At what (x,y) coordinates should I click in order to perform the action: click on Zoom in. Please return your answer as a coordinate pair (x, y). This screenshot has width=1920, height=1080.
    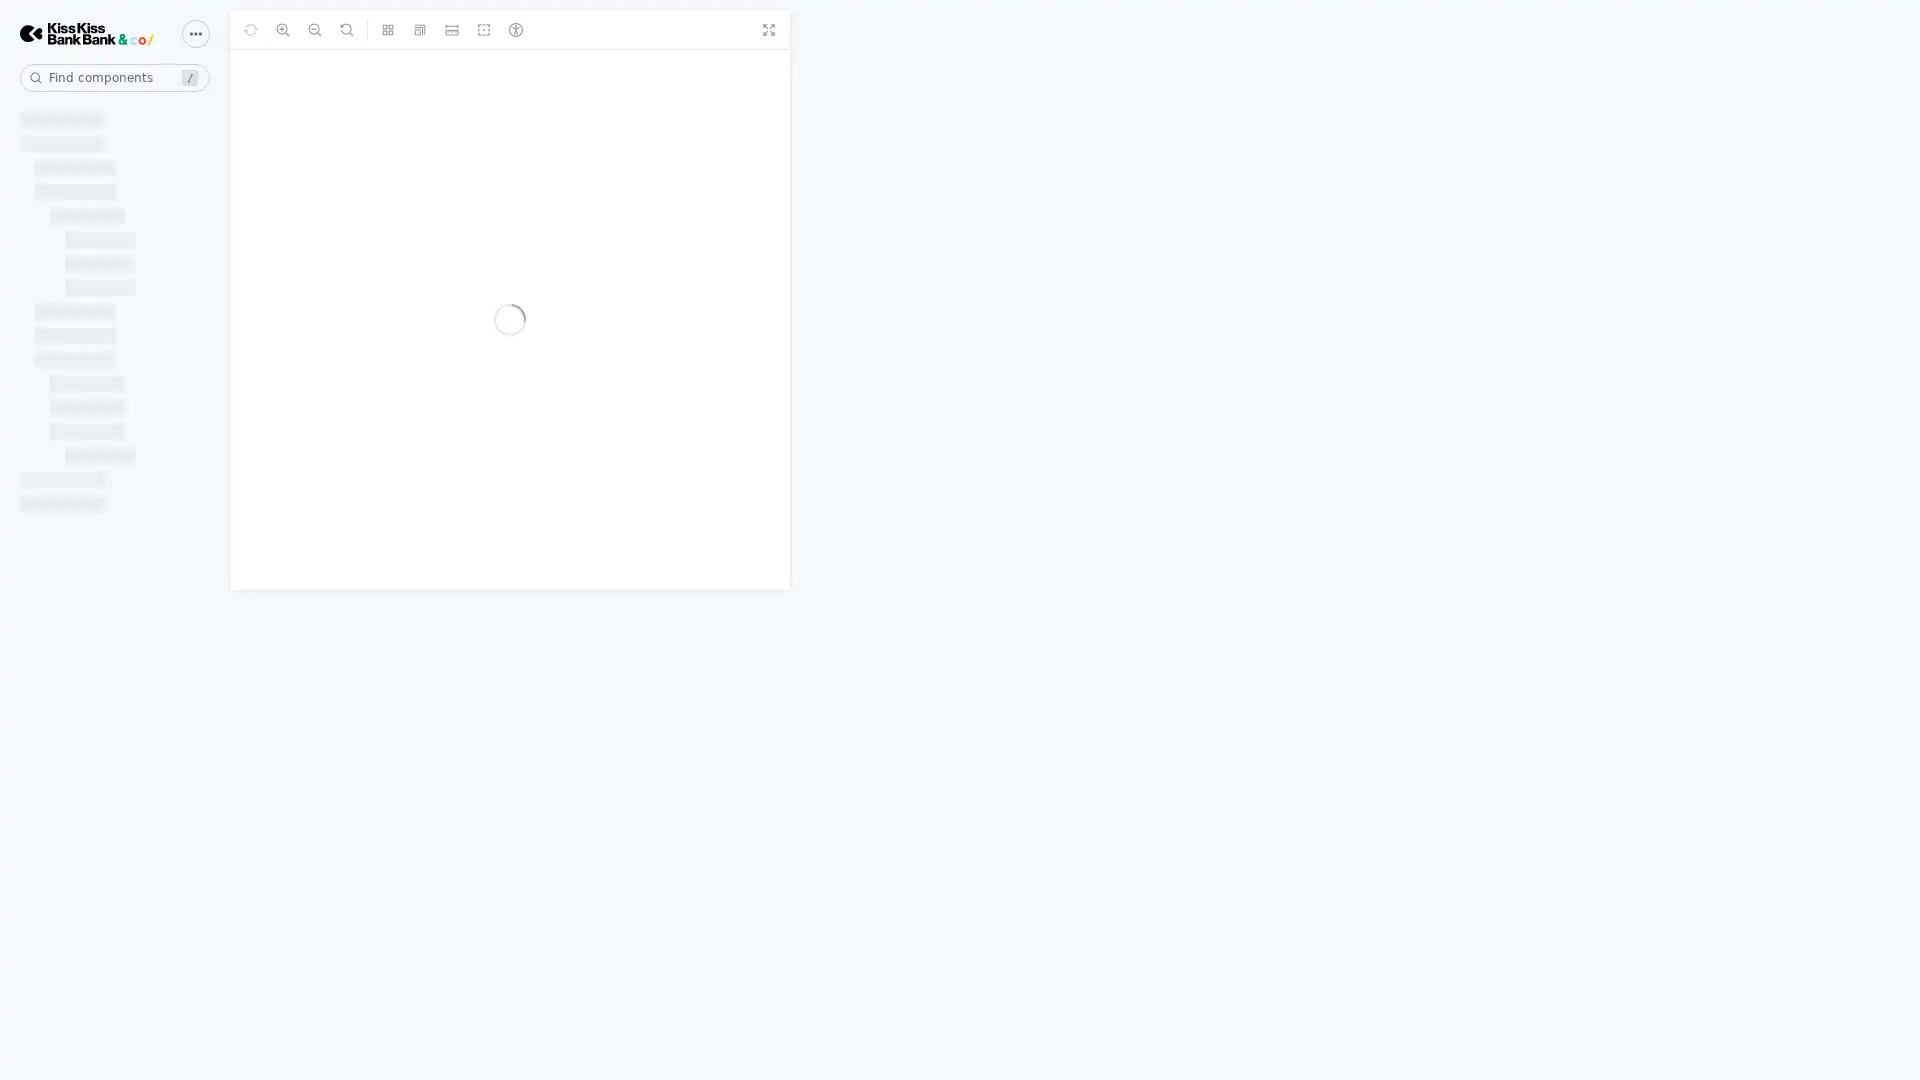
    Looking at the image, I should click on (436, 30).